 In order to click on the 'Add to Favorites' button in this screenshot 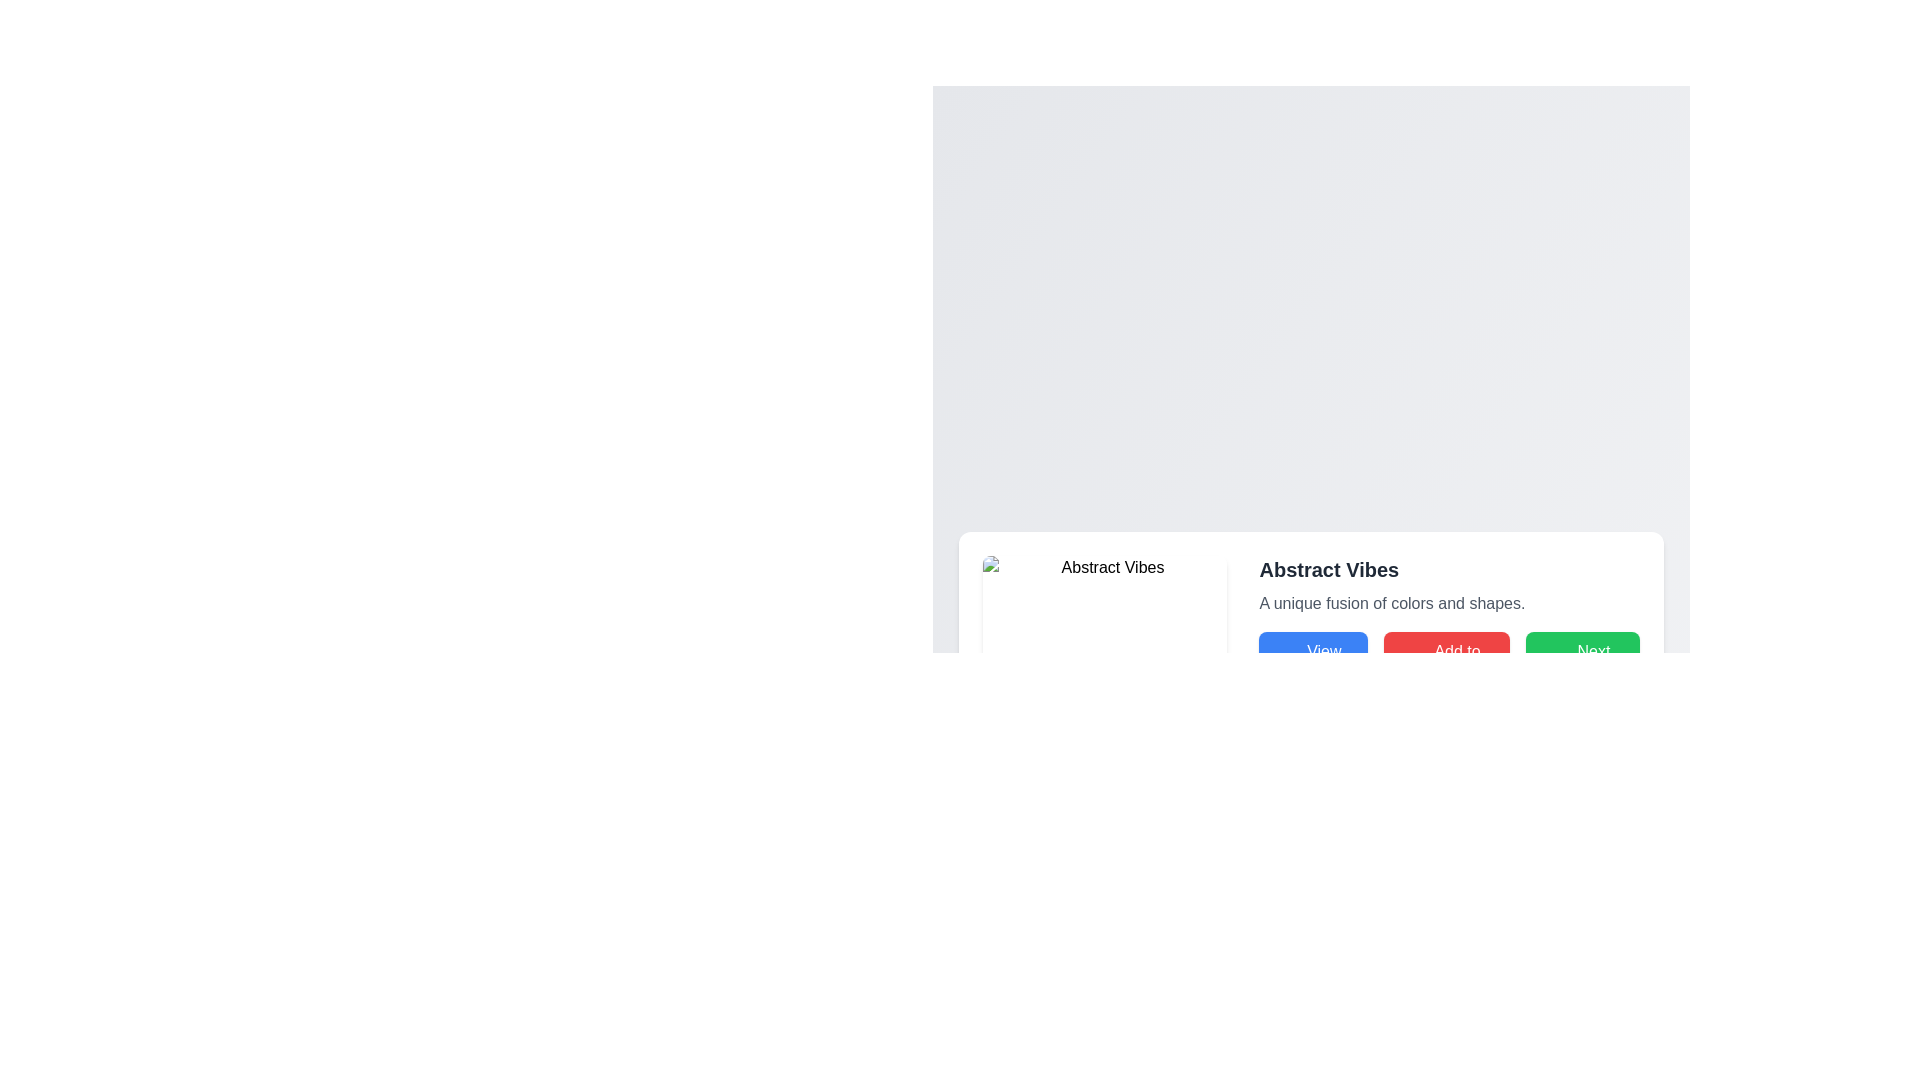, I will do `click(1447, 663)`.